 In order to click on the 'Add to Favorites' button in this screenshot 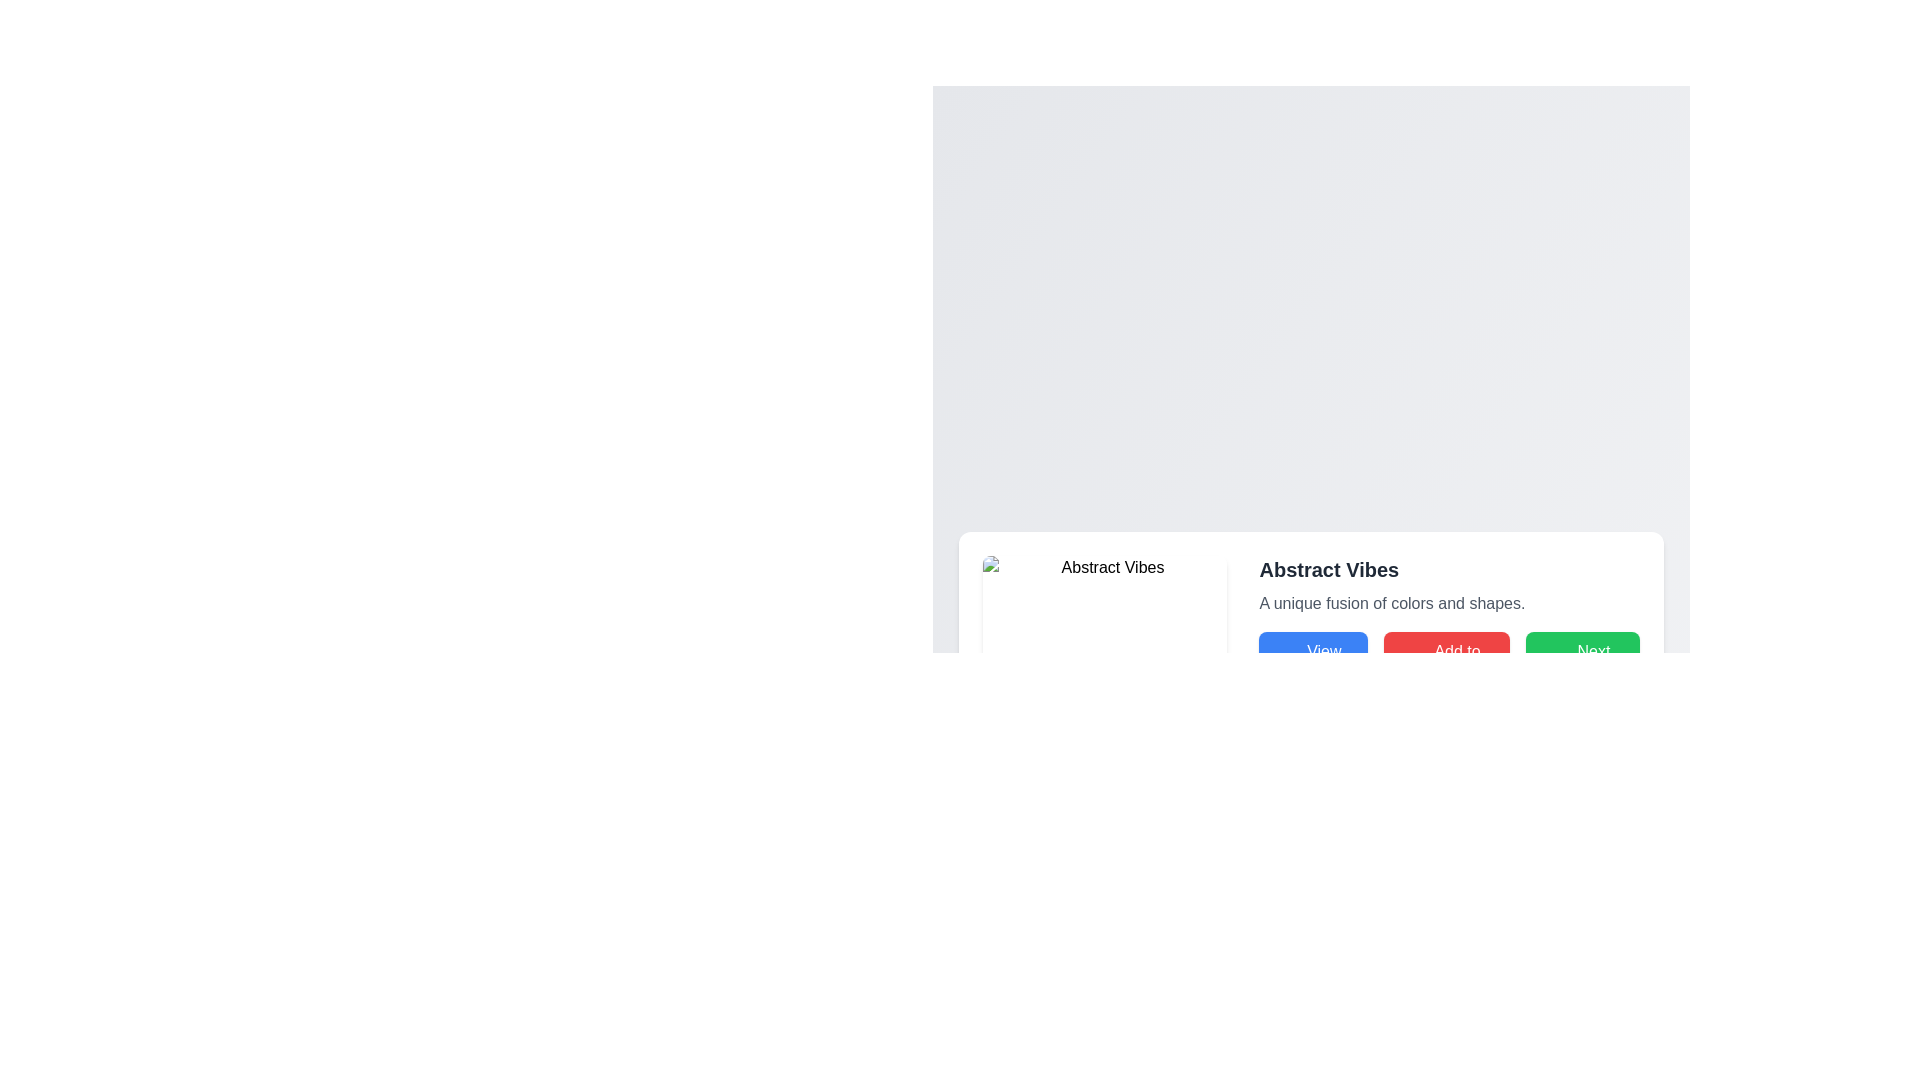, I will do `click(1447, 663)`.